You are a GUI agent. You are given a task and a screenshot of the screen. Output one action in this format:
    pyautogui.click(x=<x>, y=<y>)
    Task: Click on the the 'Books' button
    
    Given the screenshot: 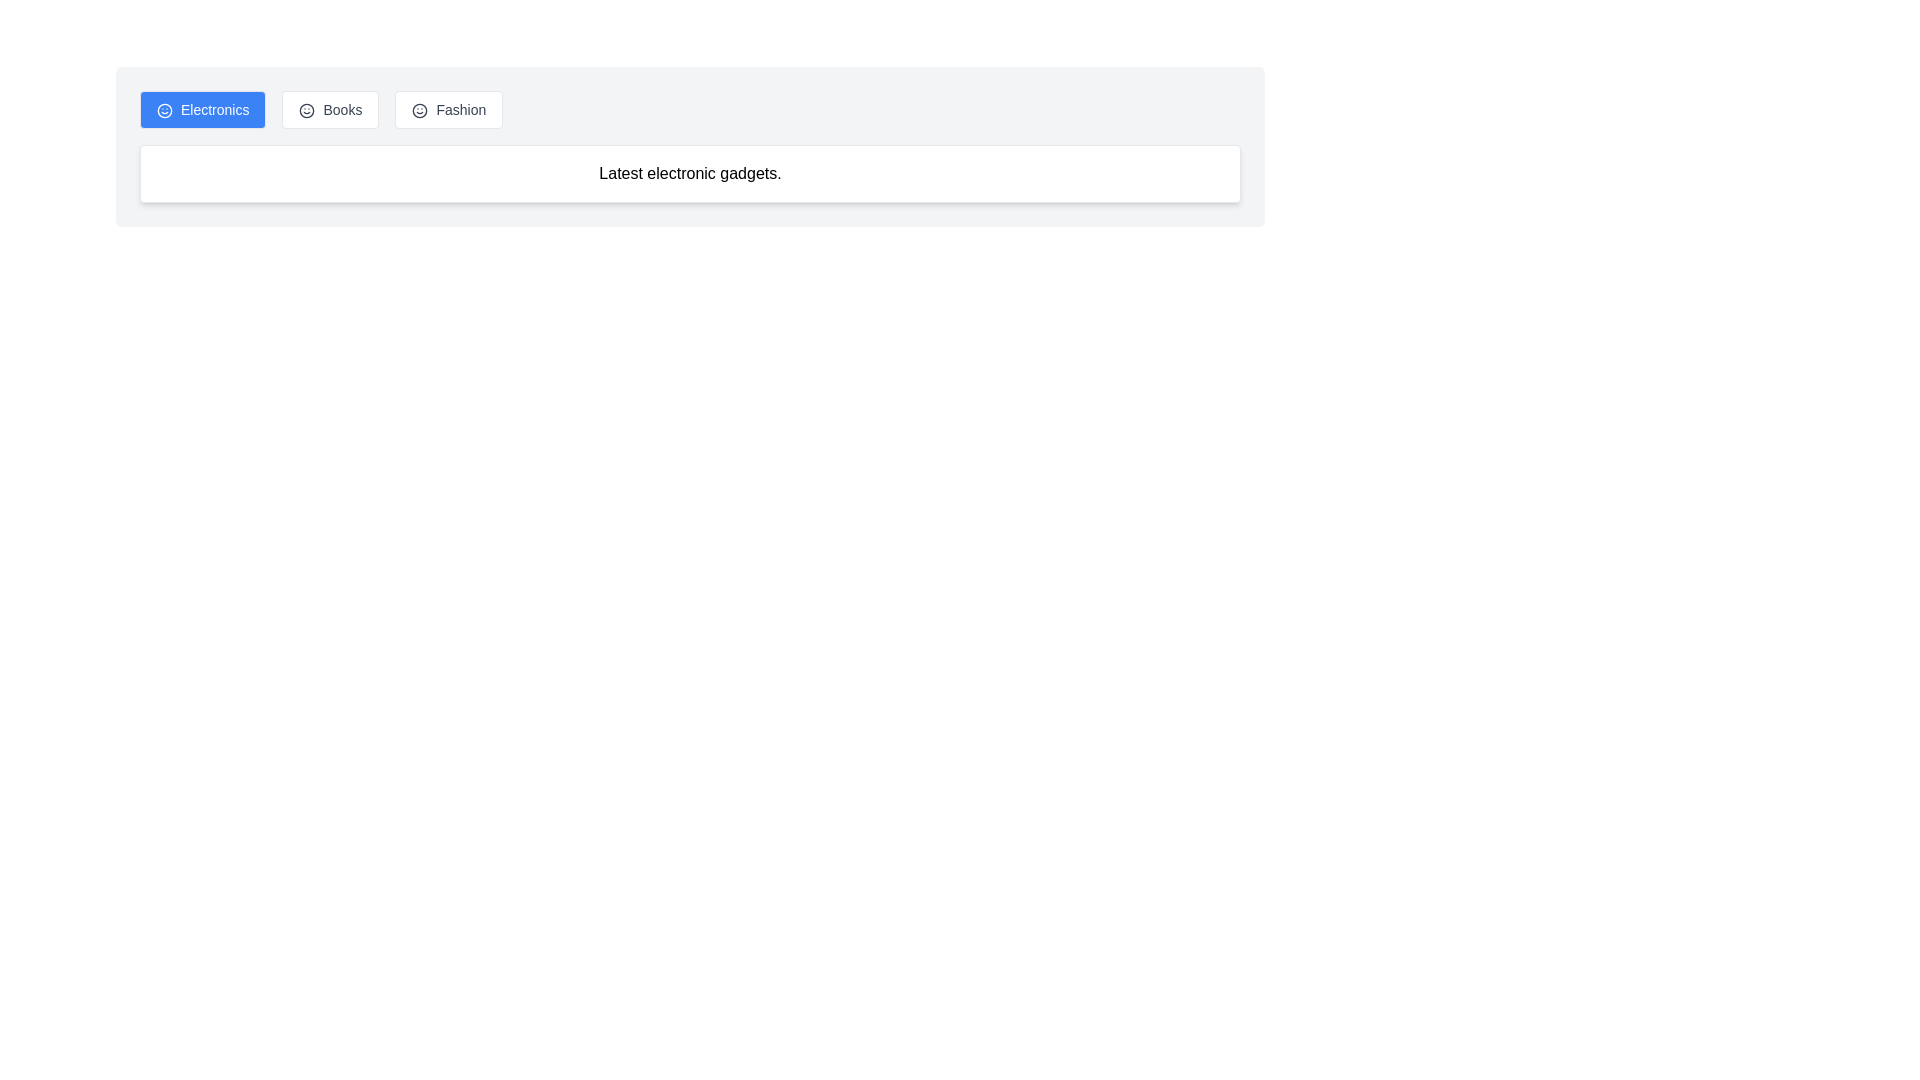 What is the action you would take?
    pyautogui.click(x=331, y=110)
    